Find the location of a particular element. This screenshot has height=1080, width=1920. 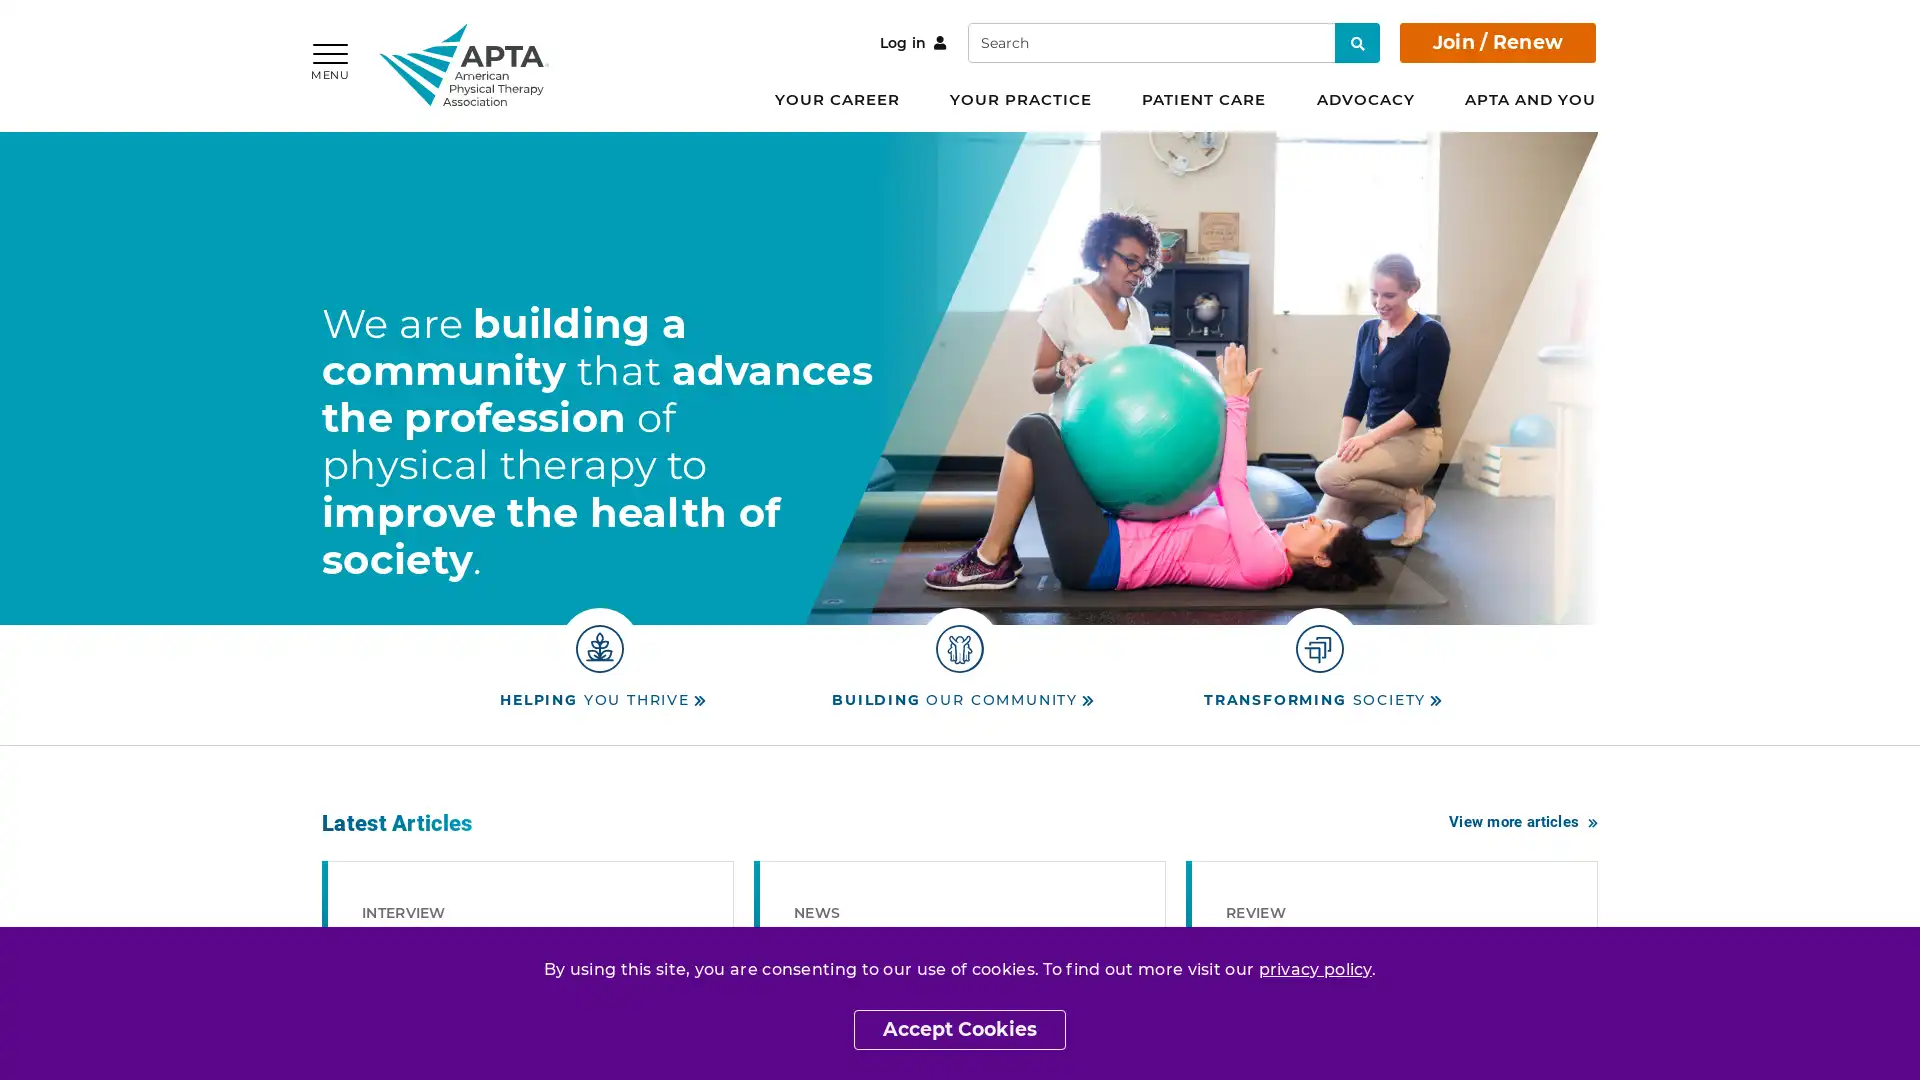

Search is located at coordinates (1357, 42).